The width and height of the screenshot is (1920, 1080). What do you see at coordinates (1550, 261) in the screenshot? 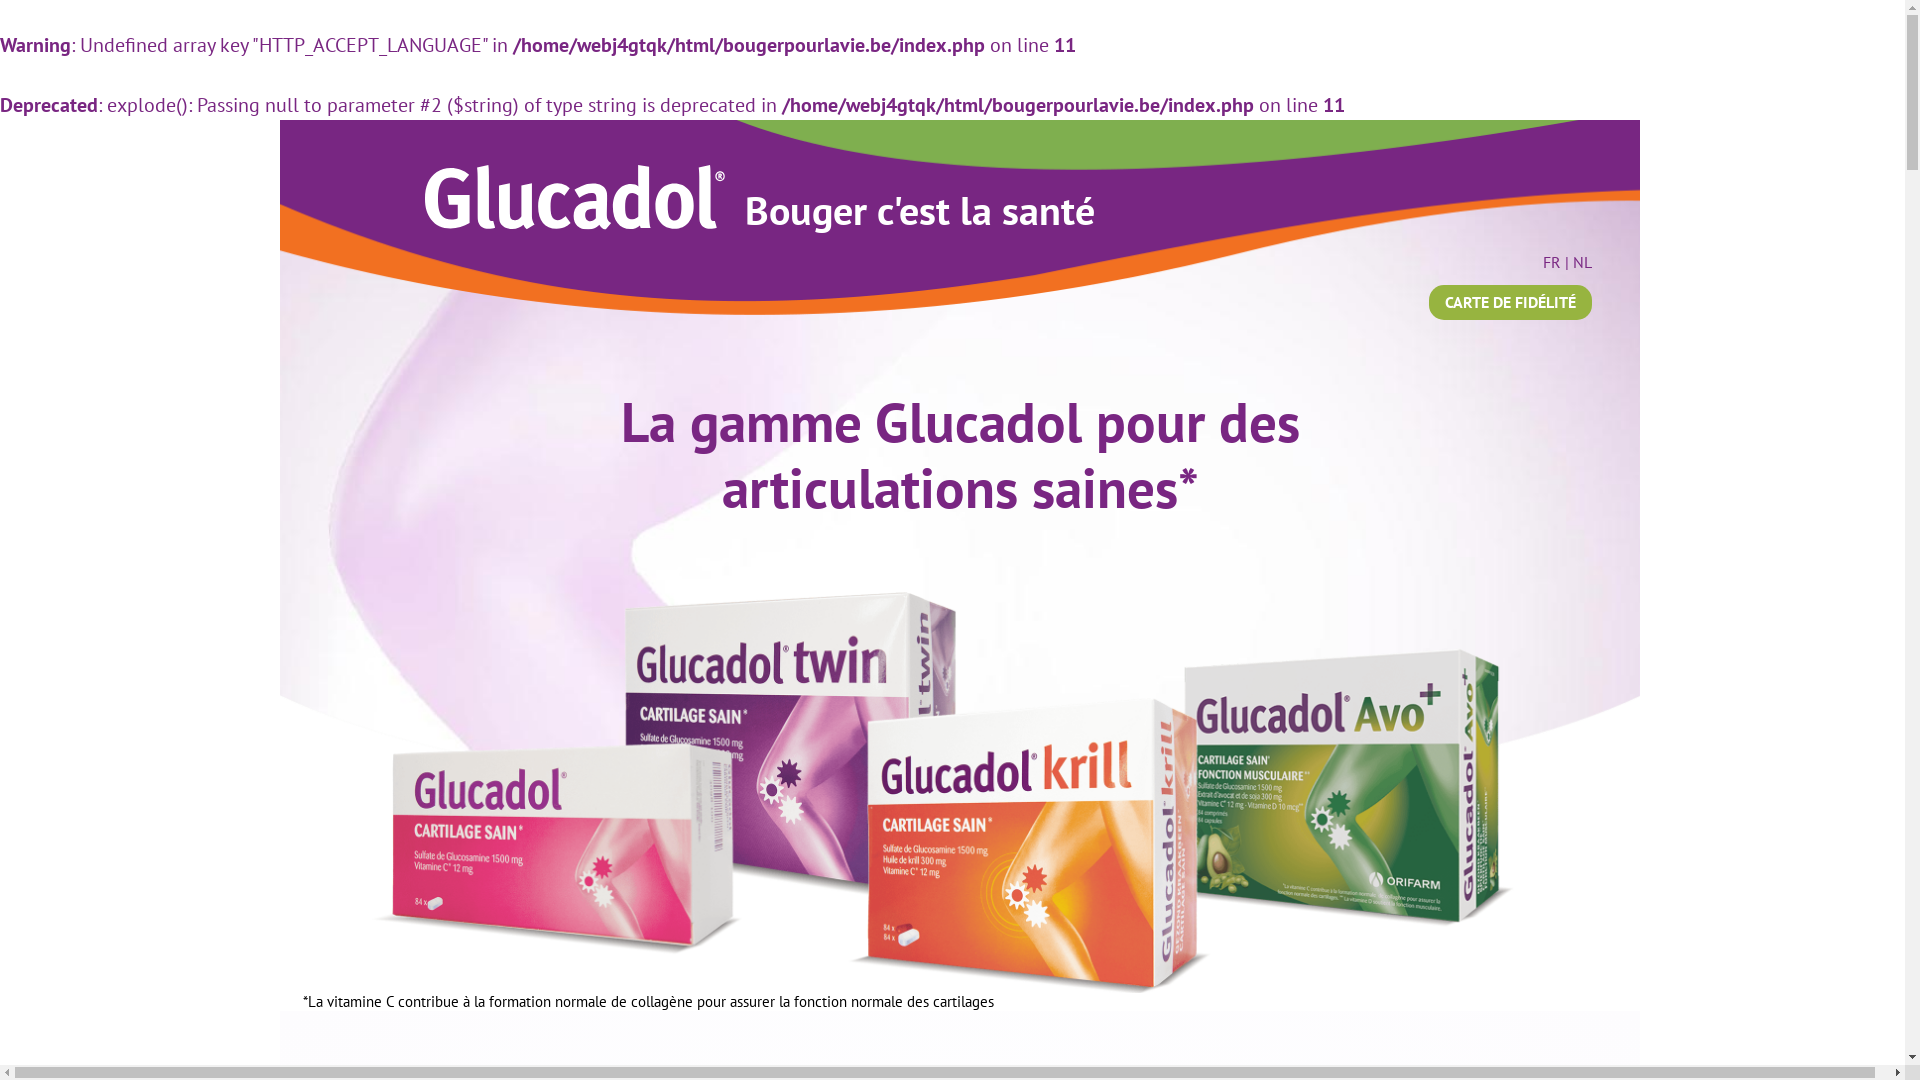
I see `'FR'` at bounding box center [1550, 261].